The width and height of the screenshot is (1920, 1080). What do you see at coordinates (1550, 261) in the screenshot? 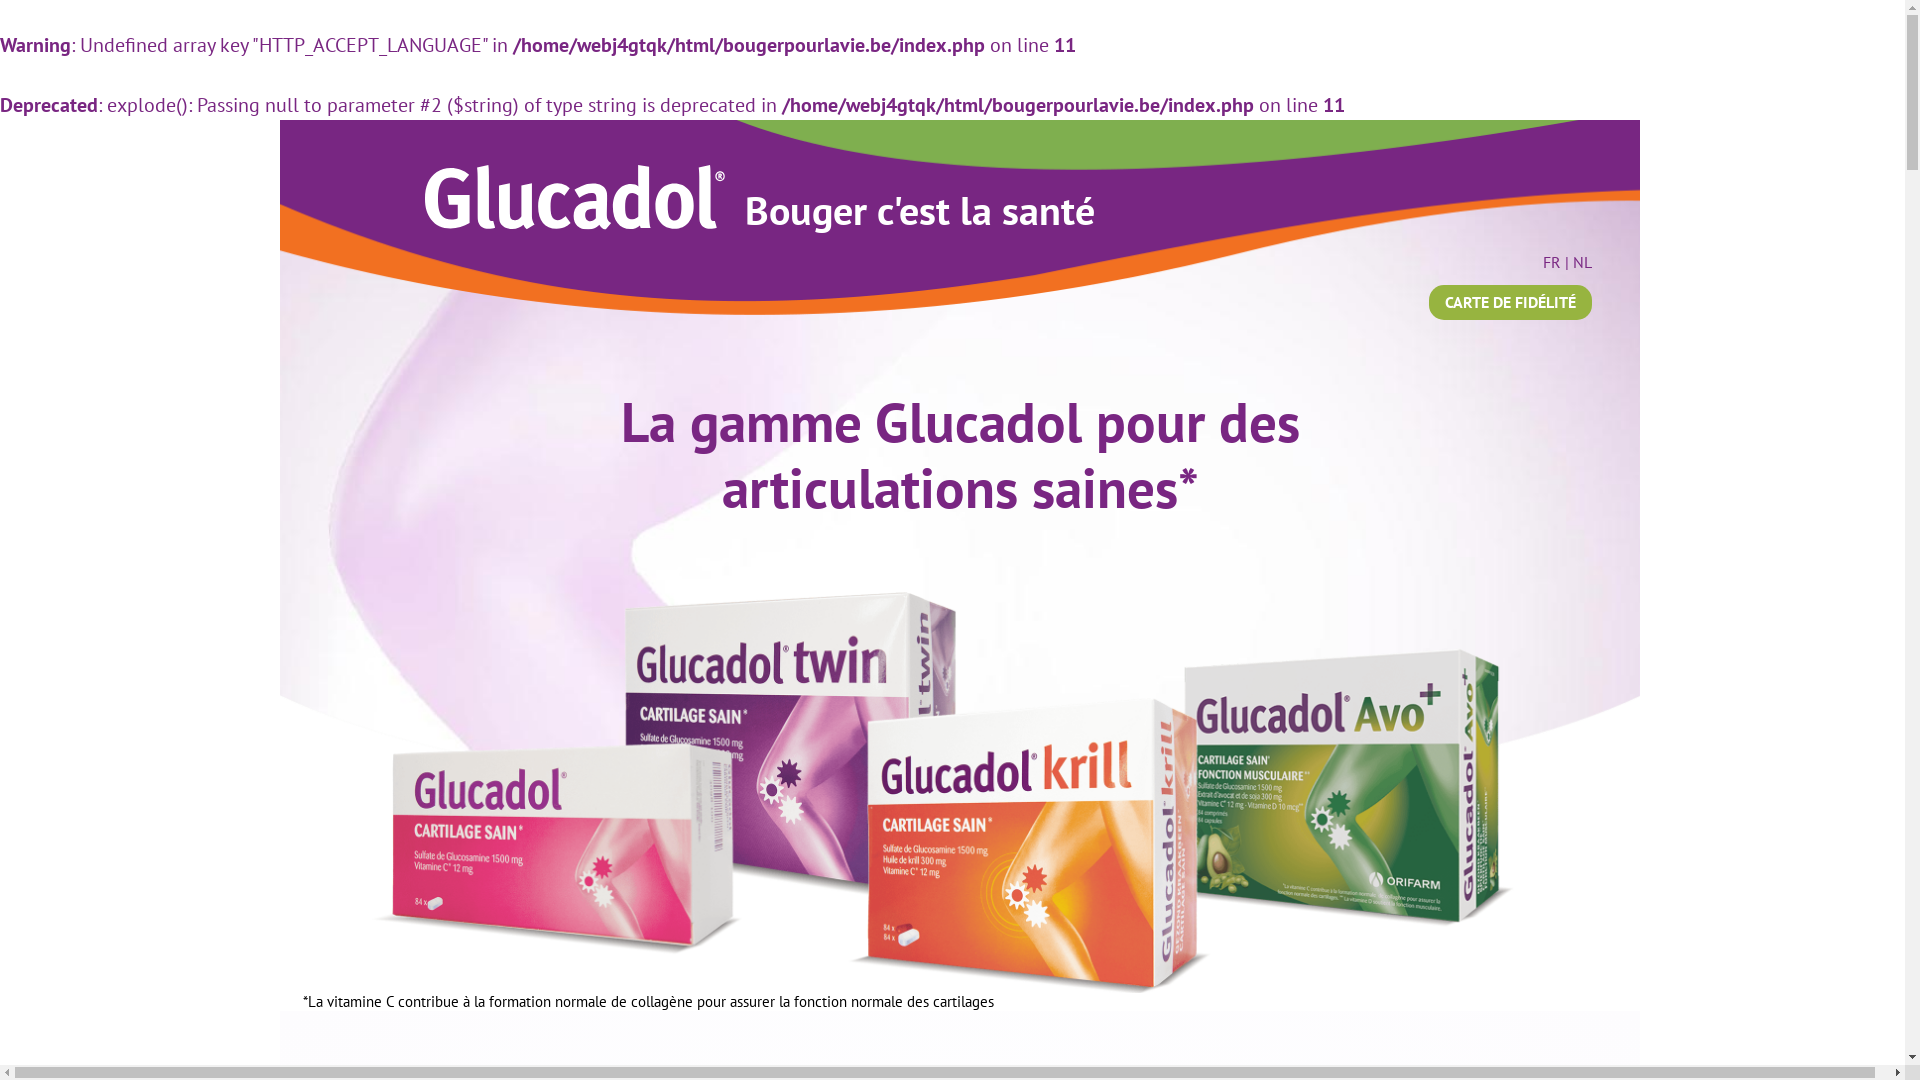
I see `'FR'` at bounding box center [1550, 261].